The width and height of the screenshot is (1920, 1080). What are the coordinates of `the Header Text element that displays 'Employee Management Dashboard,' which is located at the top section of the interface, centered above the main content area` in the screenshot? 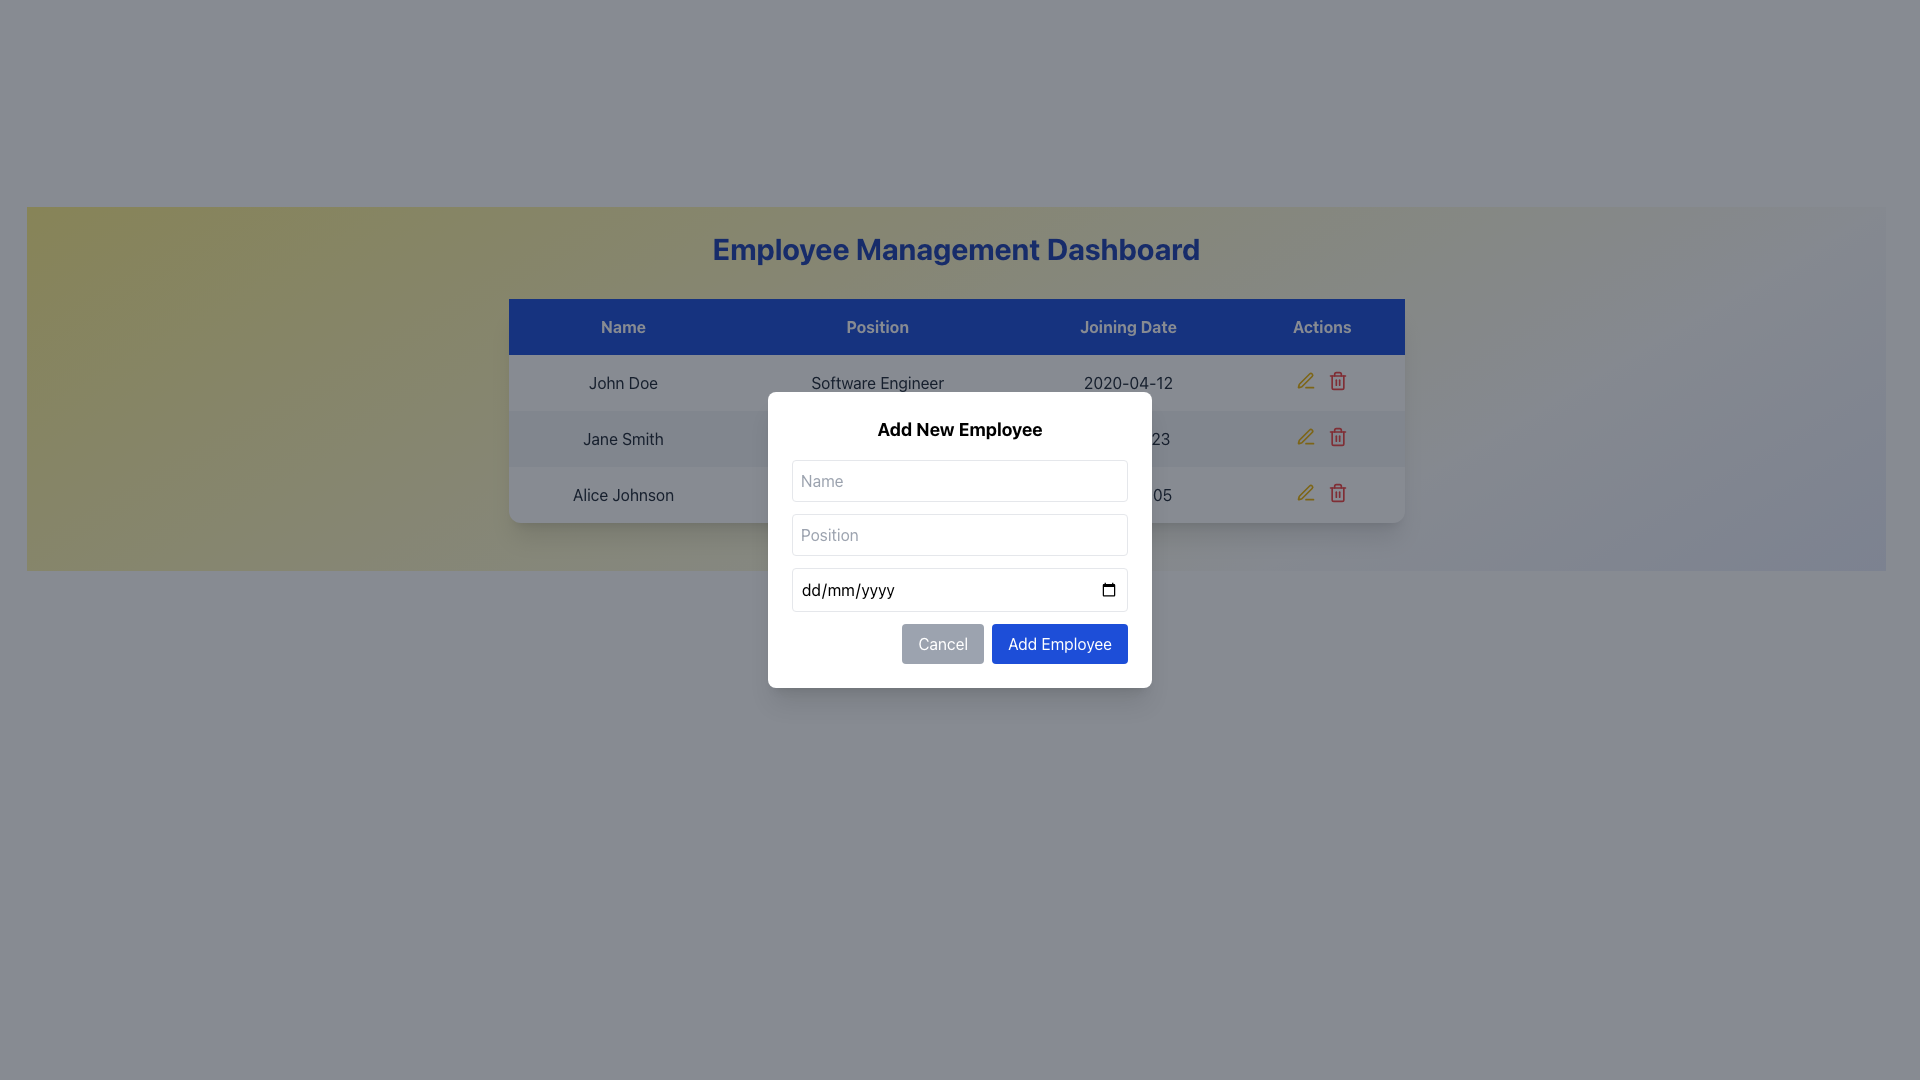 It's located at (955, 248).